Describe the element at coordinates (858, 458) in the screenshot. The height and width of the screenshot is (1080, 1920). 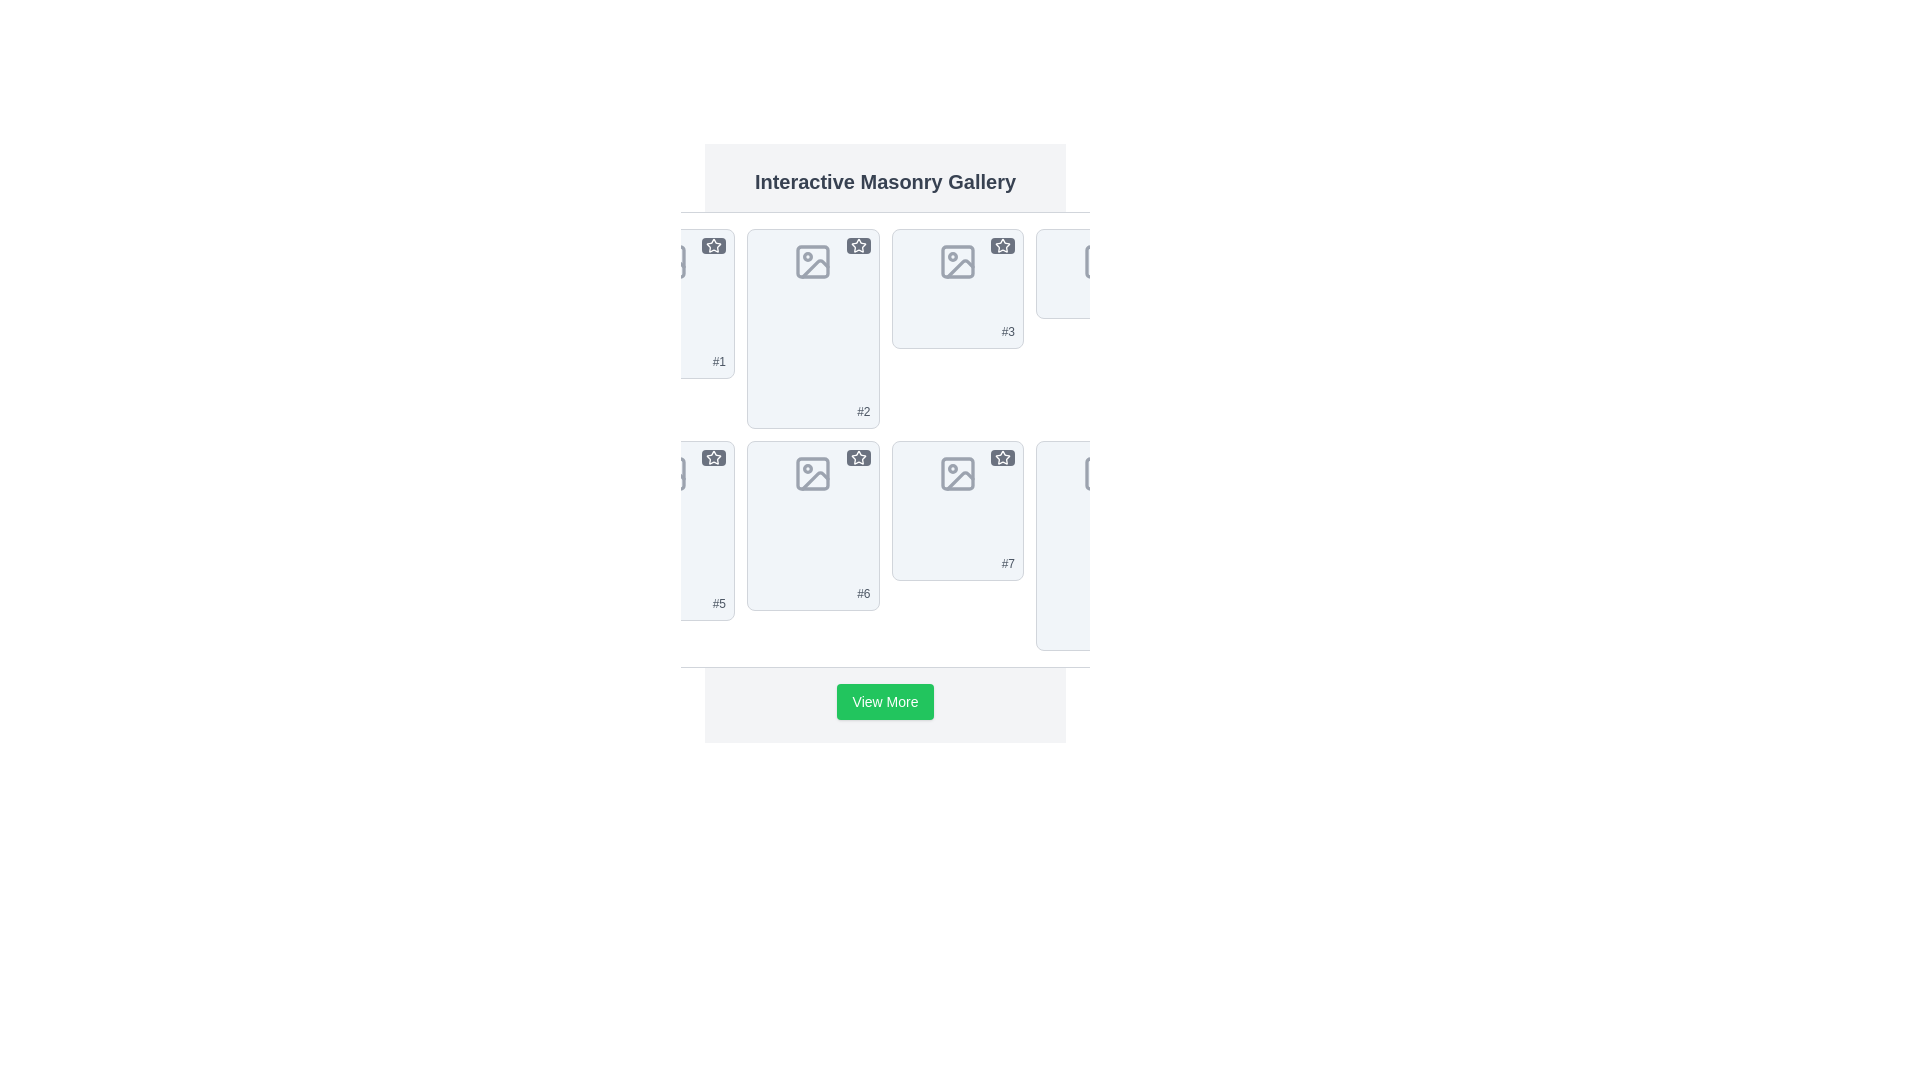
I see `the star icon button styled as a favorite marker located at the upper-right corner of the sixth card` at that location.